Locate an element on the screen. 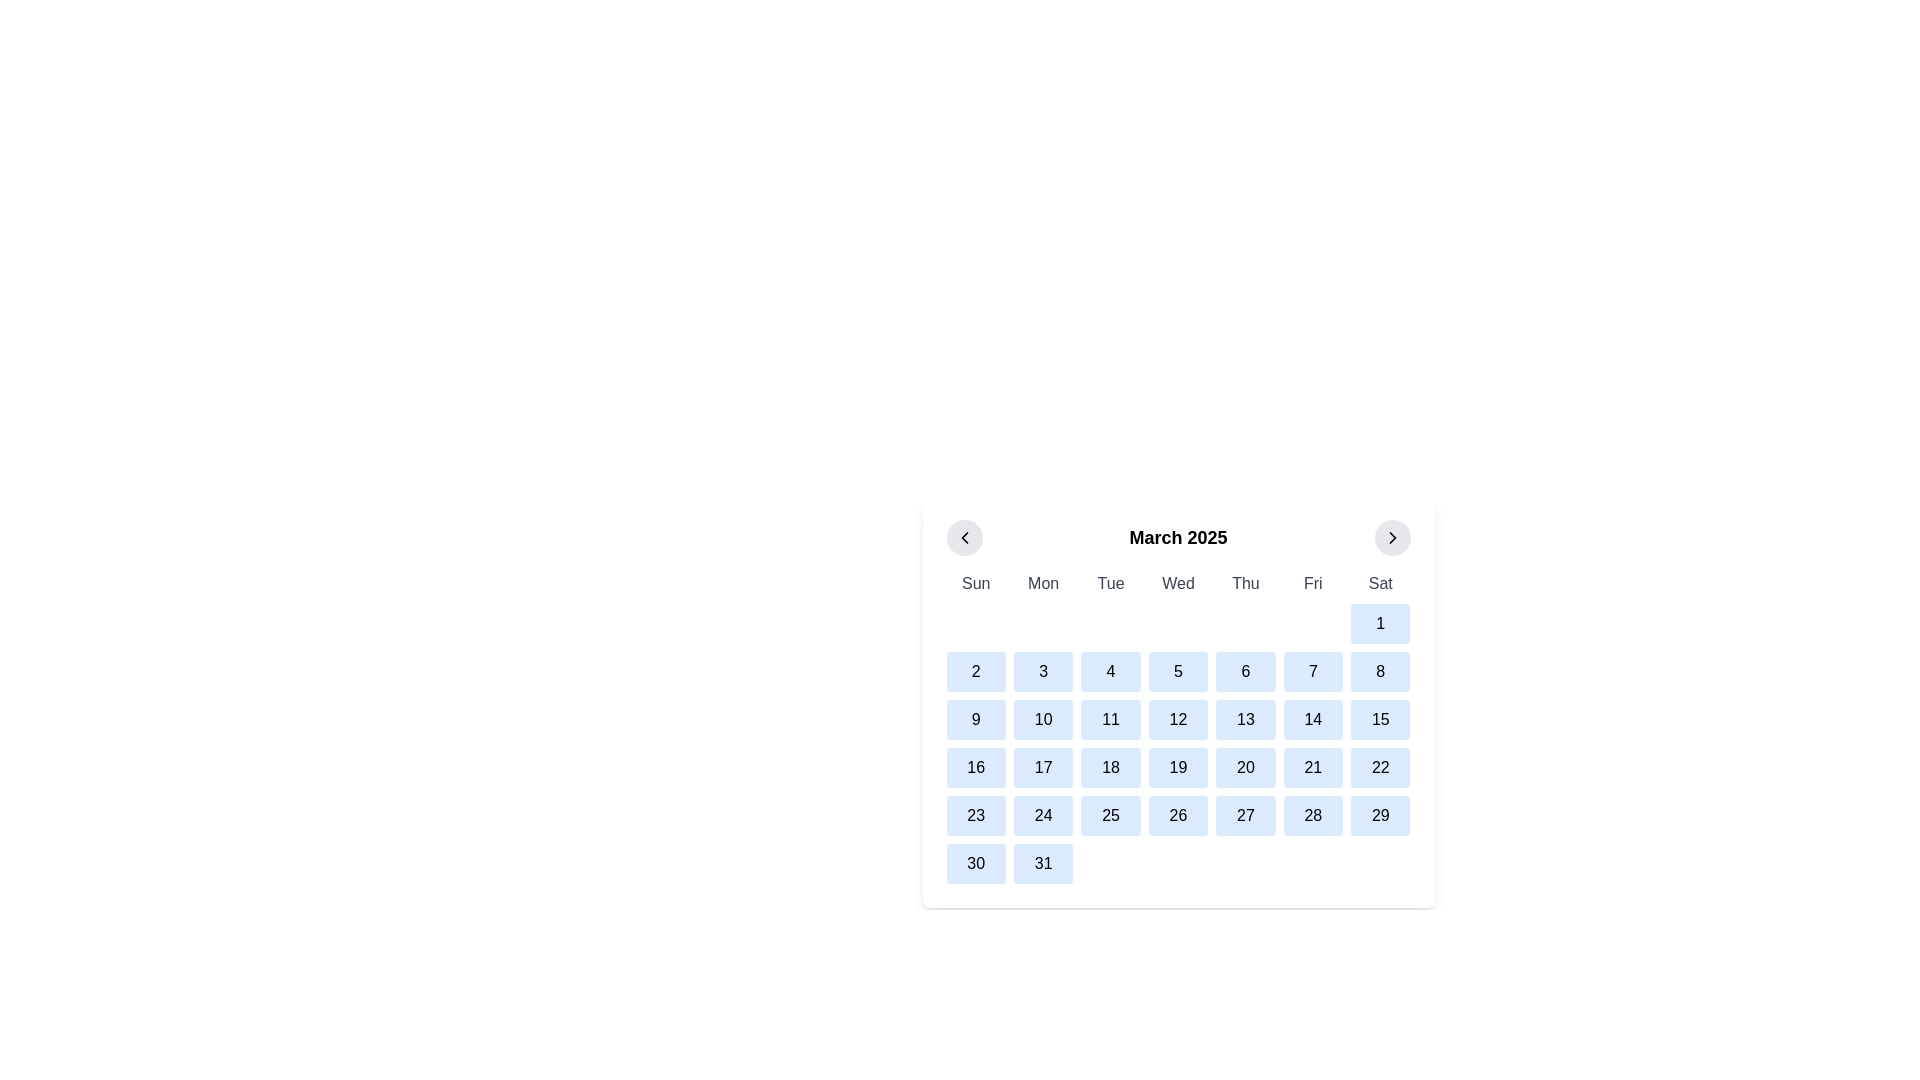 This screenshot has height=1080, width=1920. the square-shaped button with rounded corners displaying the number '11' in a bold, black font, located in the third week row and third column of the calendar grid under 'Tue' is located at coordinates (1110, 720).